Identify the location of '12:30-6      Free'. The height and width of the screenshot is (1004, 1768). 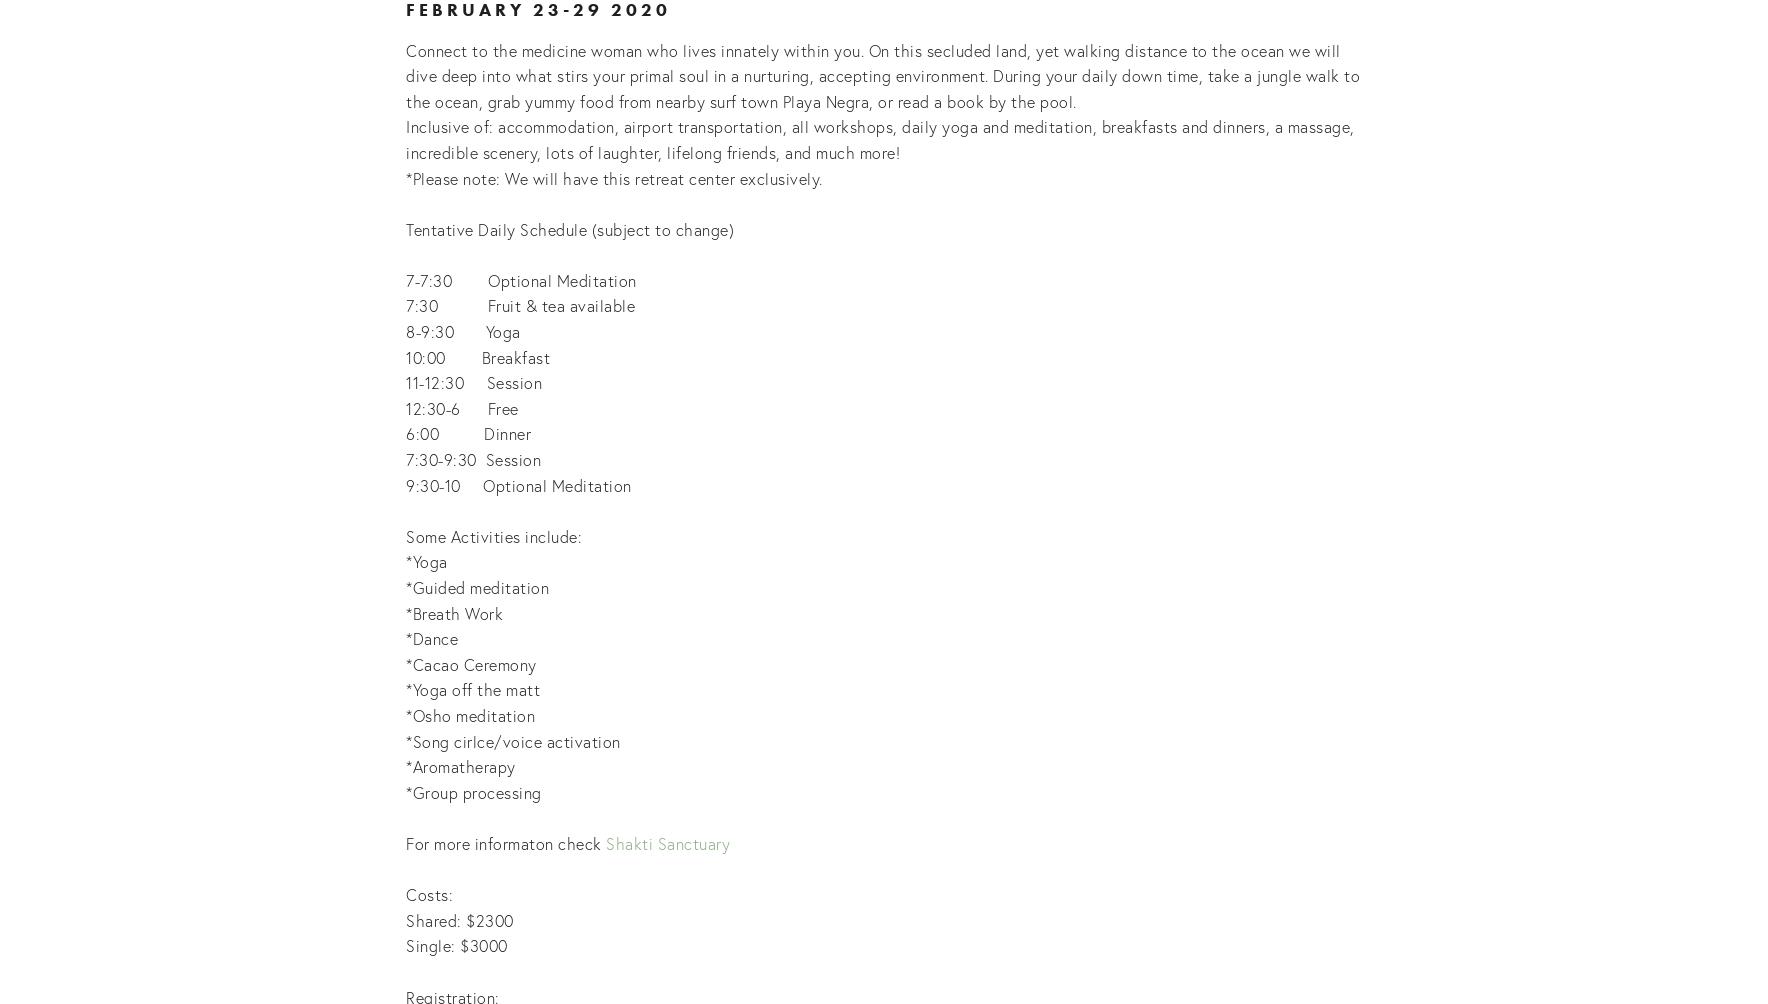
(460, 406).